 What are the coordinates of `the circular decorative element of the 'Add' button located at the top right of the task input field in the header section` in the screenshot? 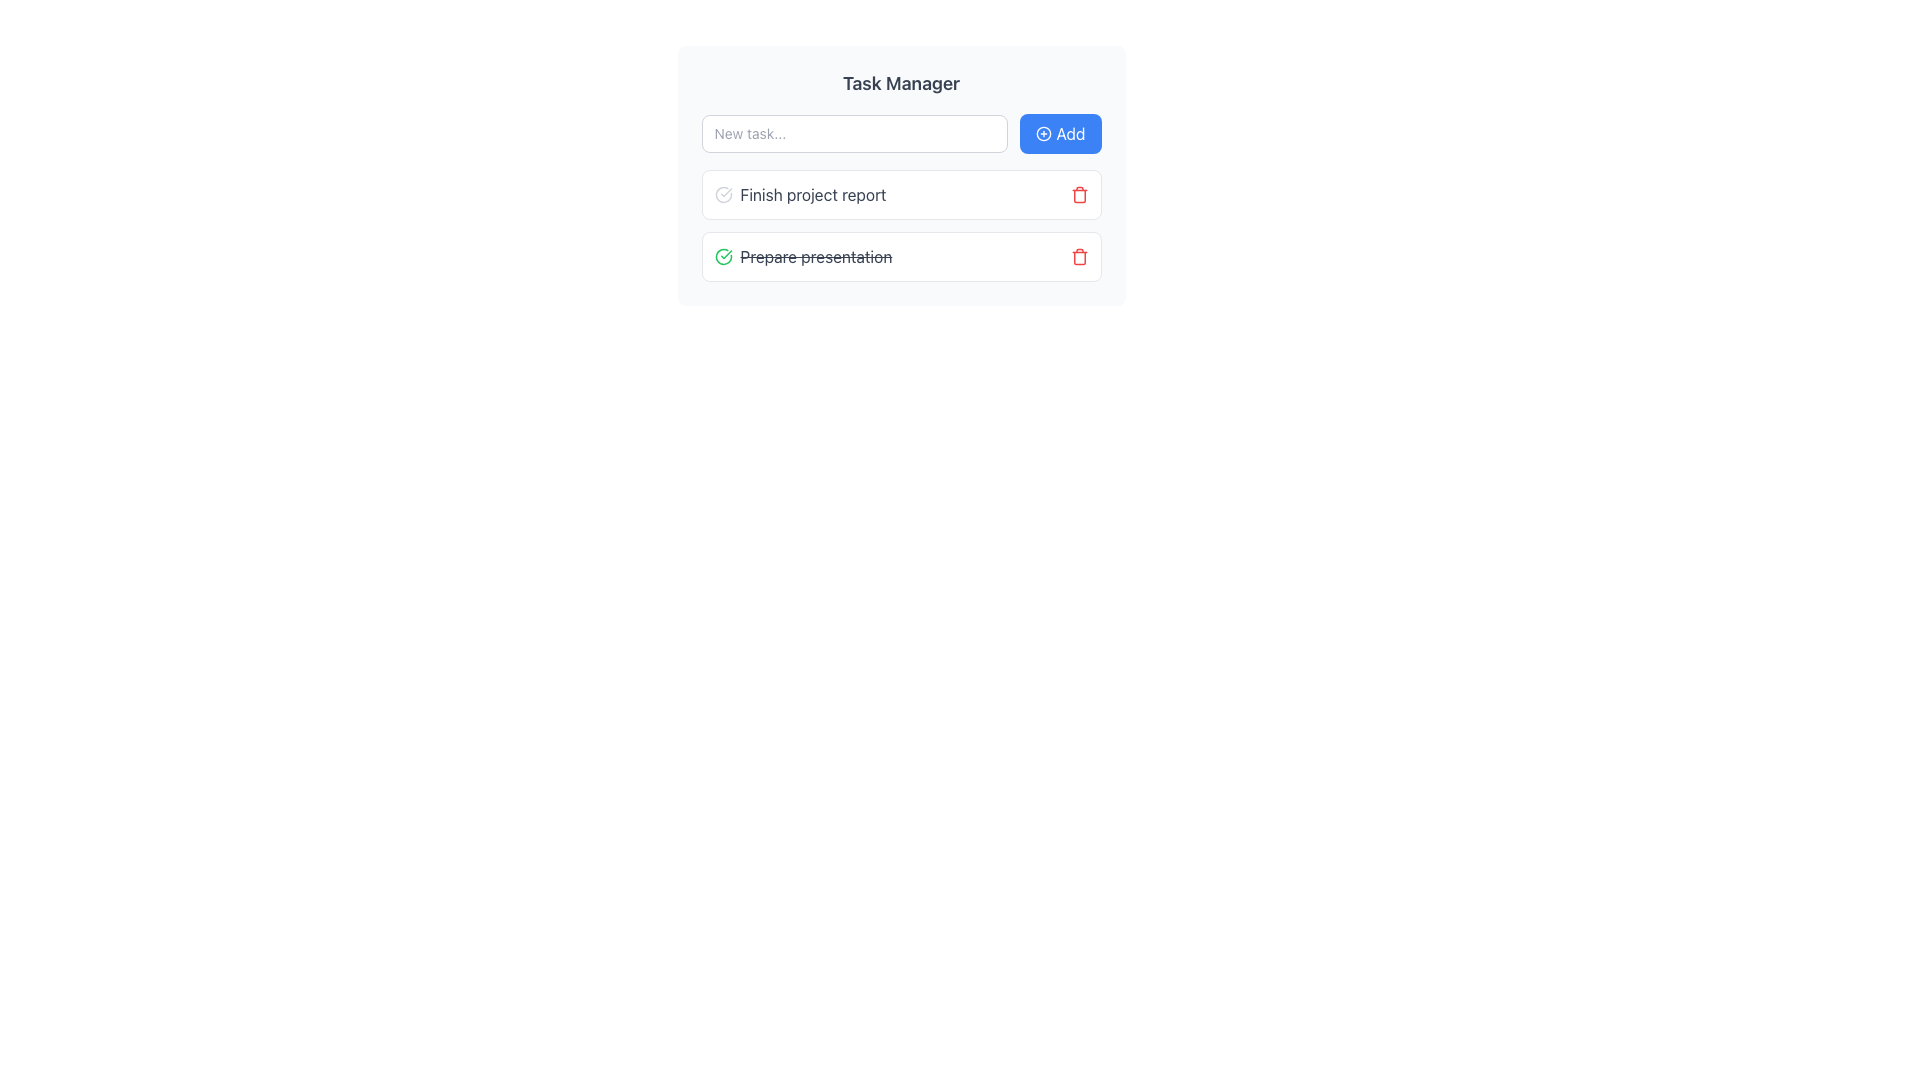 It's located at (1043, 134).